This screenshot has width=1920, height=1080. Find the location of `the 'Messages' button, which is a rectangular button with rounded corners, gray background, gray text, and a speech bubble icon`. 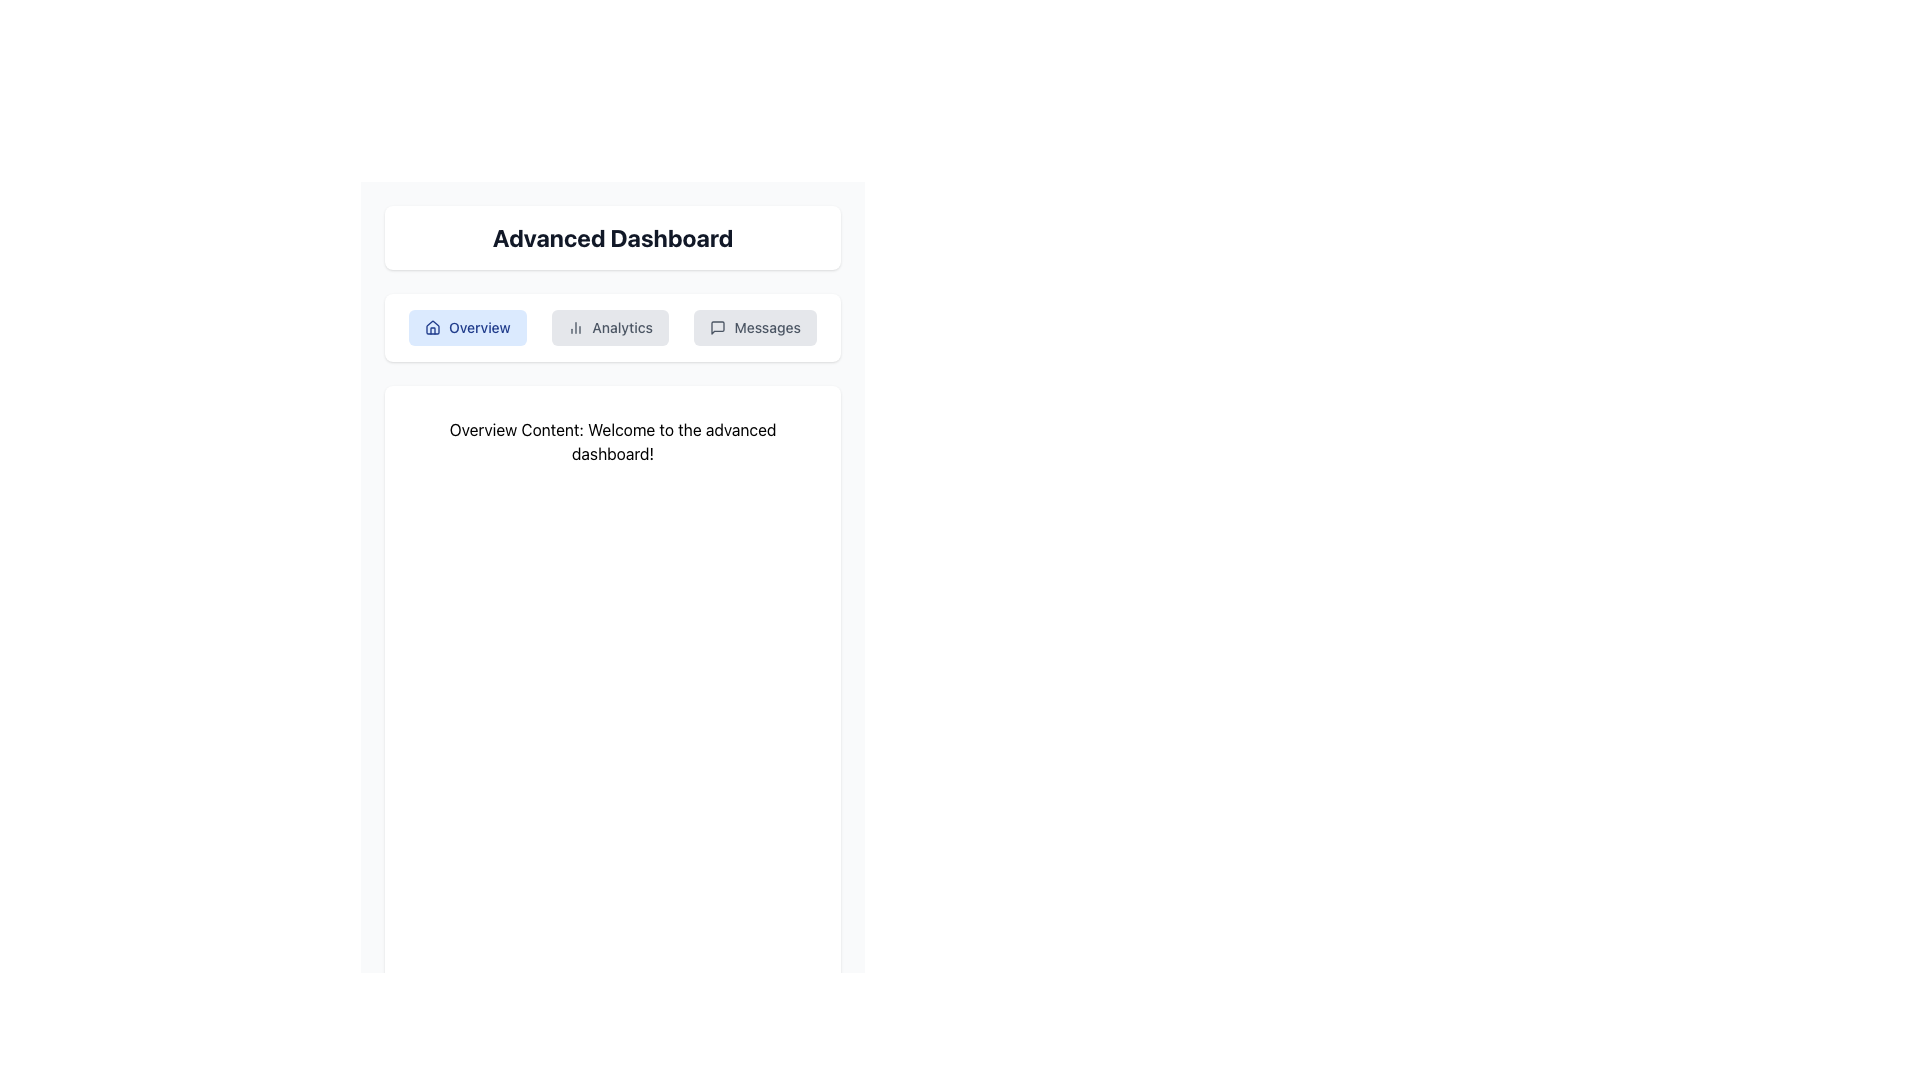

the 'Messages' button, which is a rectangular button with rounded corners, gray background, gray text, and a speech bubble icon is located at coordinates (754, 326).